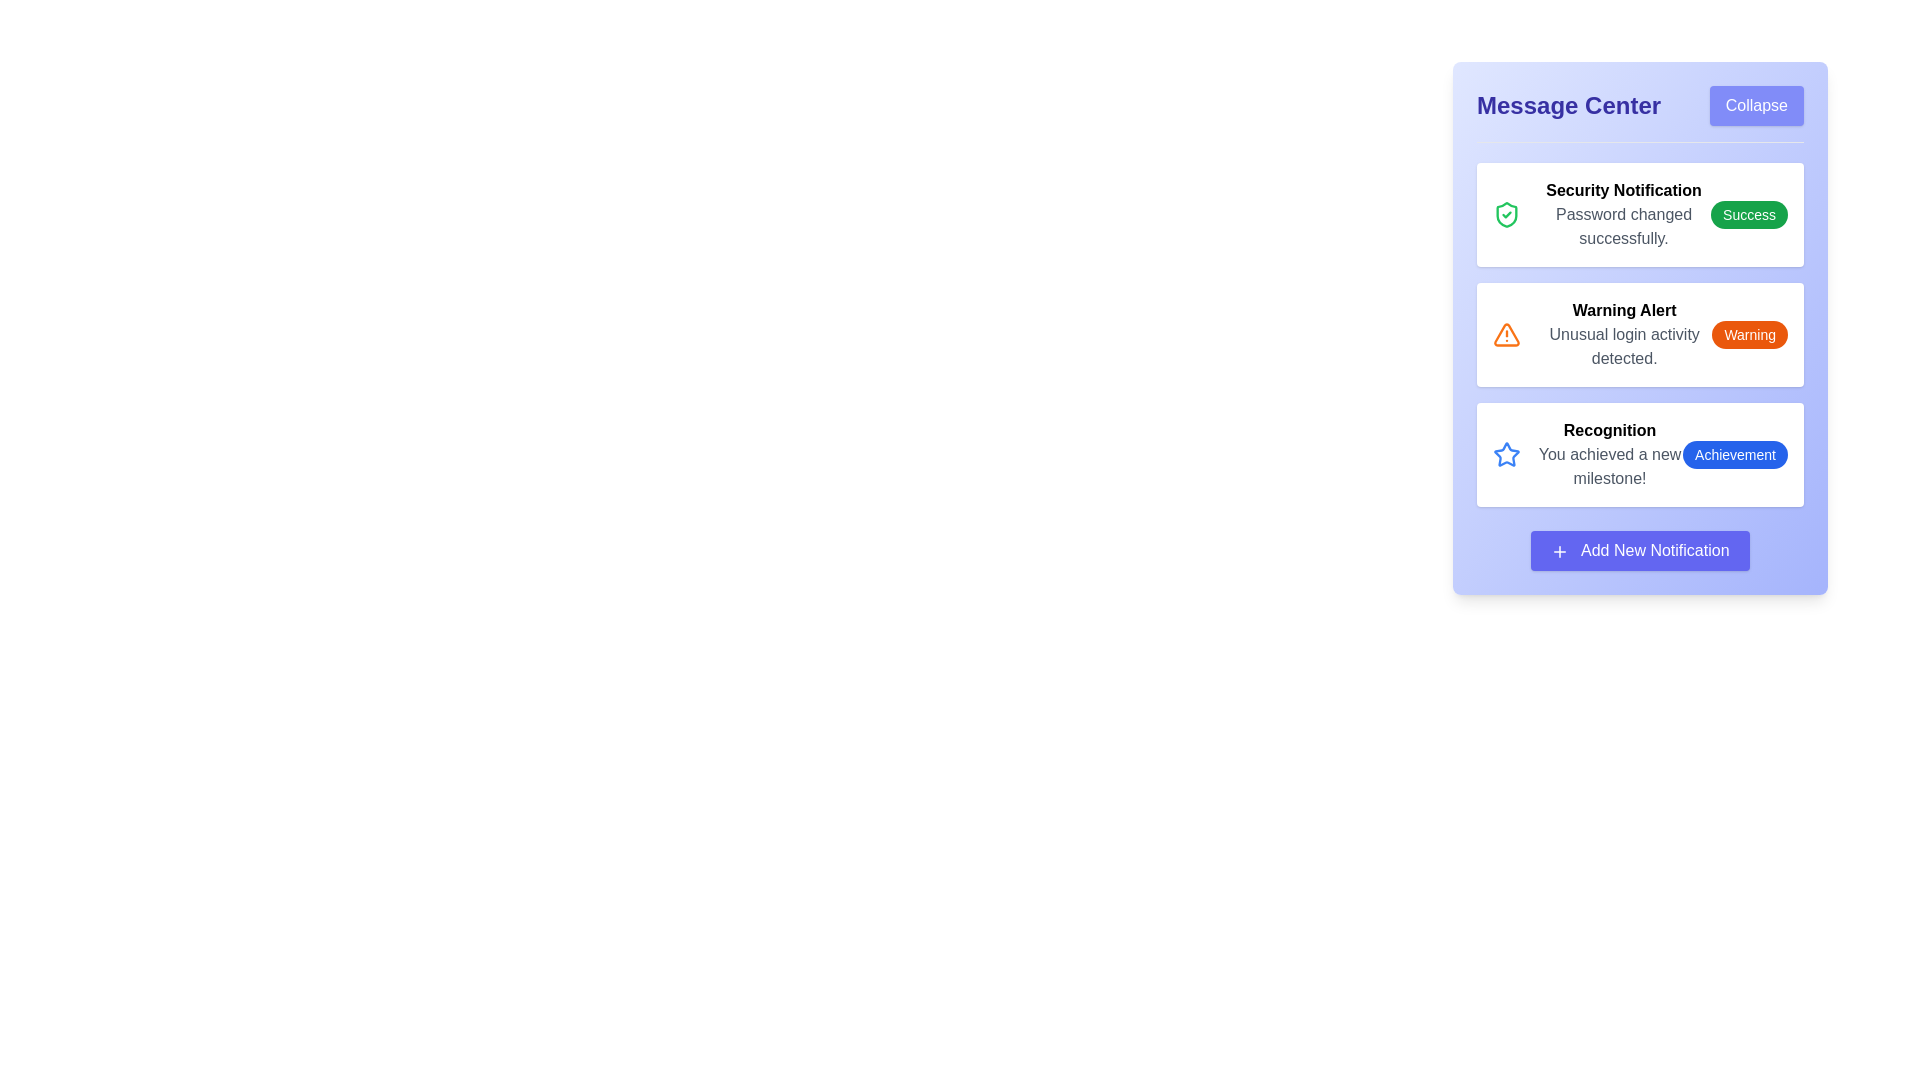 This screenshot has width=1920, height=1080. Describe the element at coordinates (1507, 215) in the screenshot. I see `the green curved shield-like icon in the 'Security Notification' entry located in the topmost notification card of the 'Message Center'` at that location.